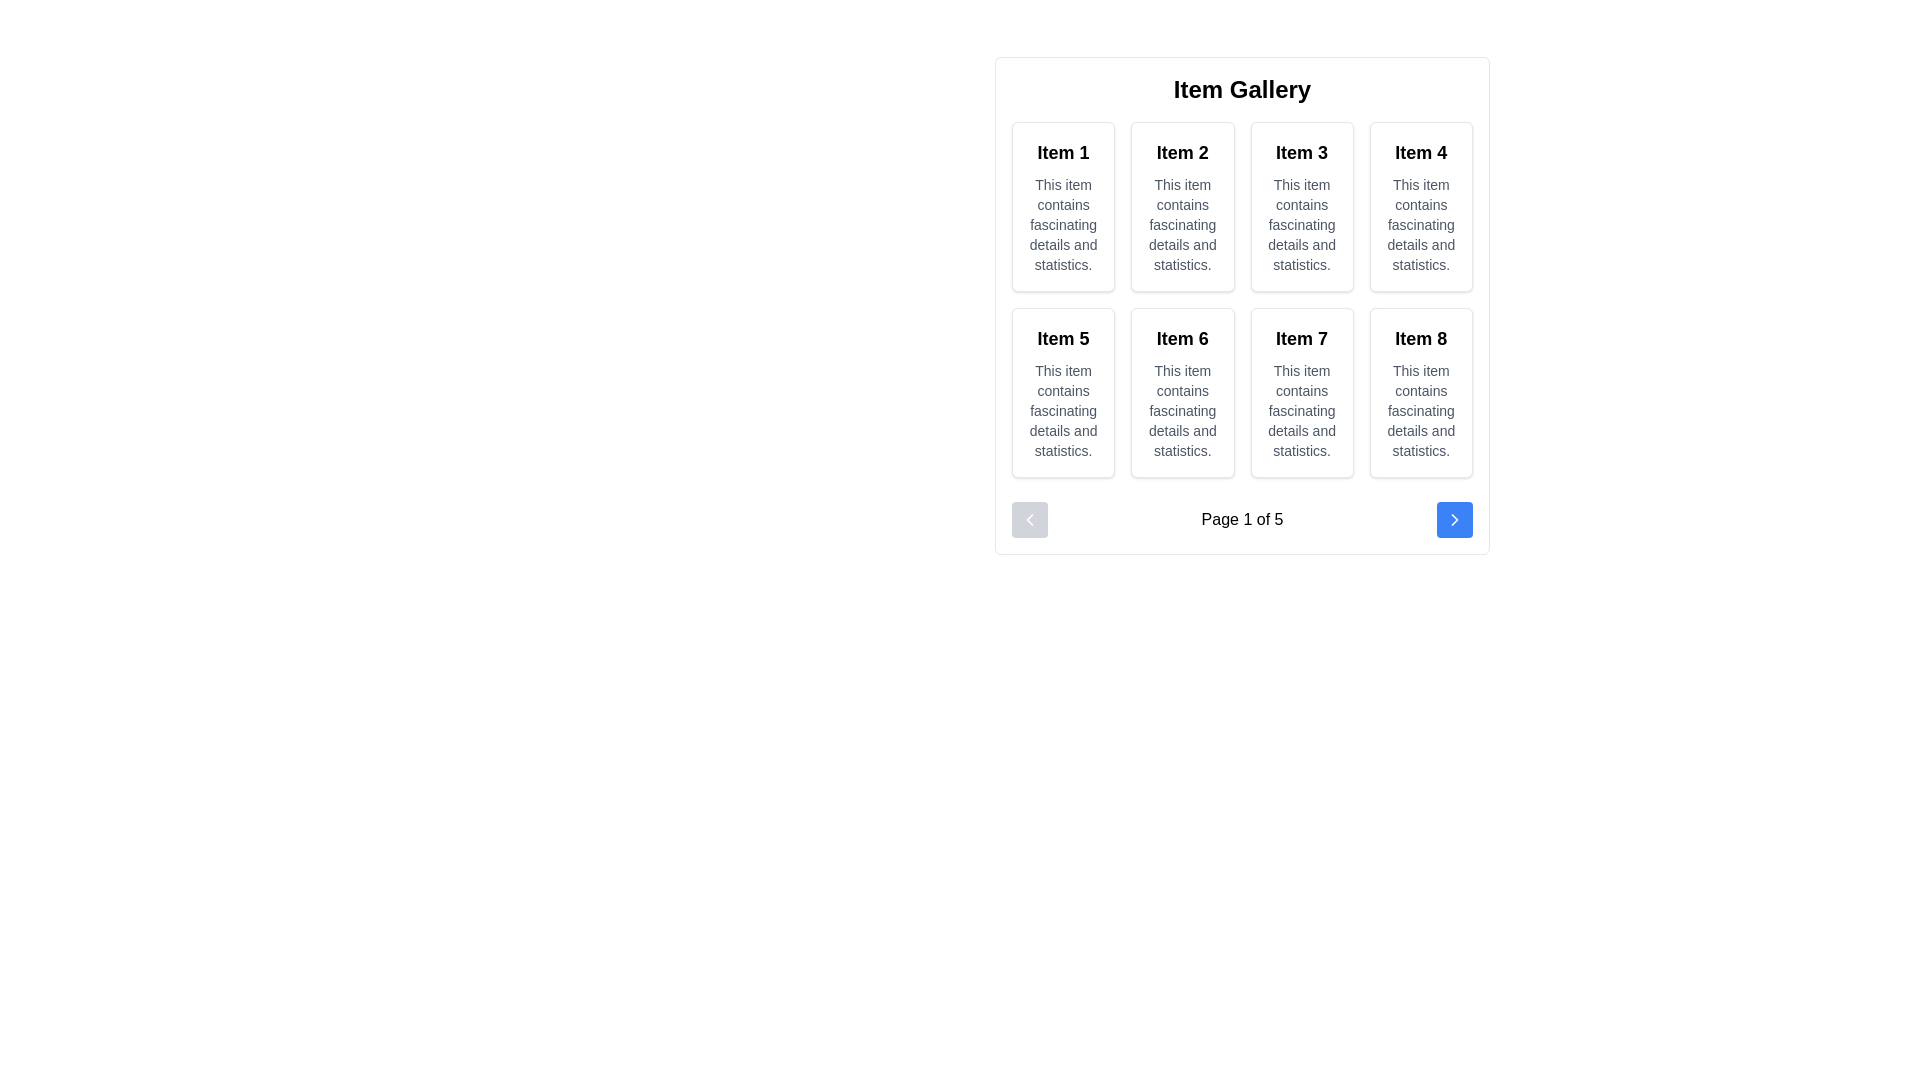 This screenshot has height=1080, width=1920. I want to click on contents of the informational card titled 'Item 8', located in the bottom-right corner of the grid, which is the last card in the fourth column, so click(1420, 393).